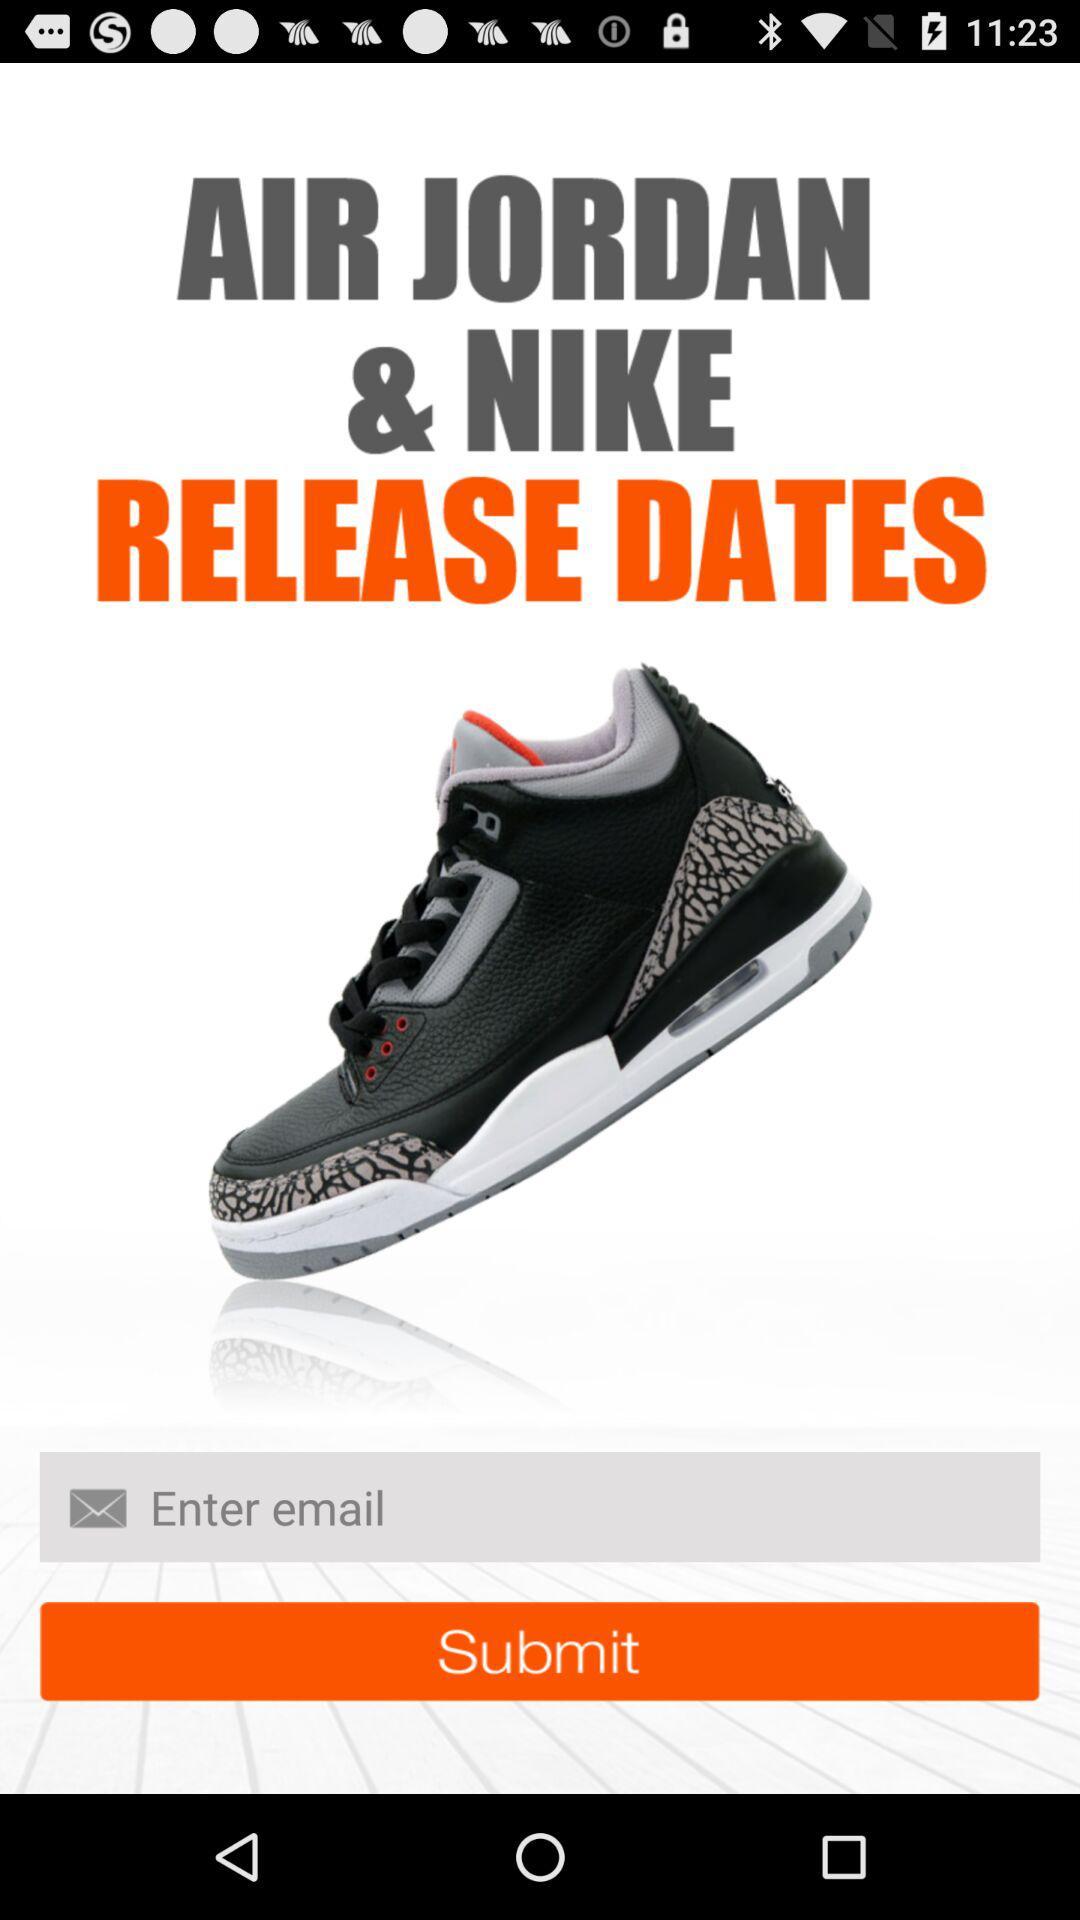 Image resolution: width=1080 pixels, height=1920 pixels. What do you see at coordinates (540, 1651) in the screenshot?
I see `submit input button` at bounding box center [540, 1651].